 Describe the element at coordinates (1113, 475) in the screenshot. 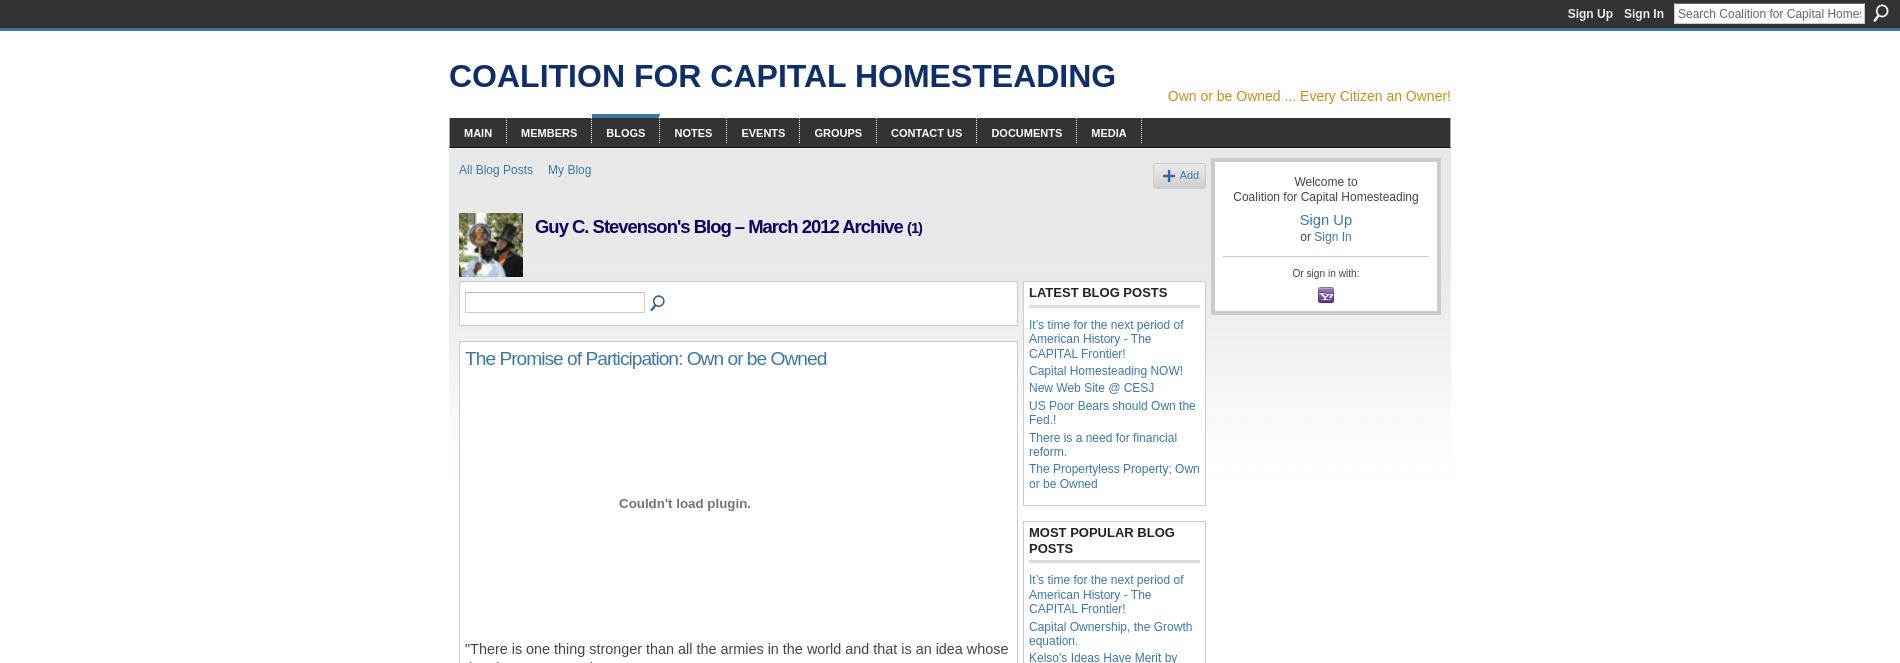

I see `'The Propertyless Property; Own or be Owned'` at that location.